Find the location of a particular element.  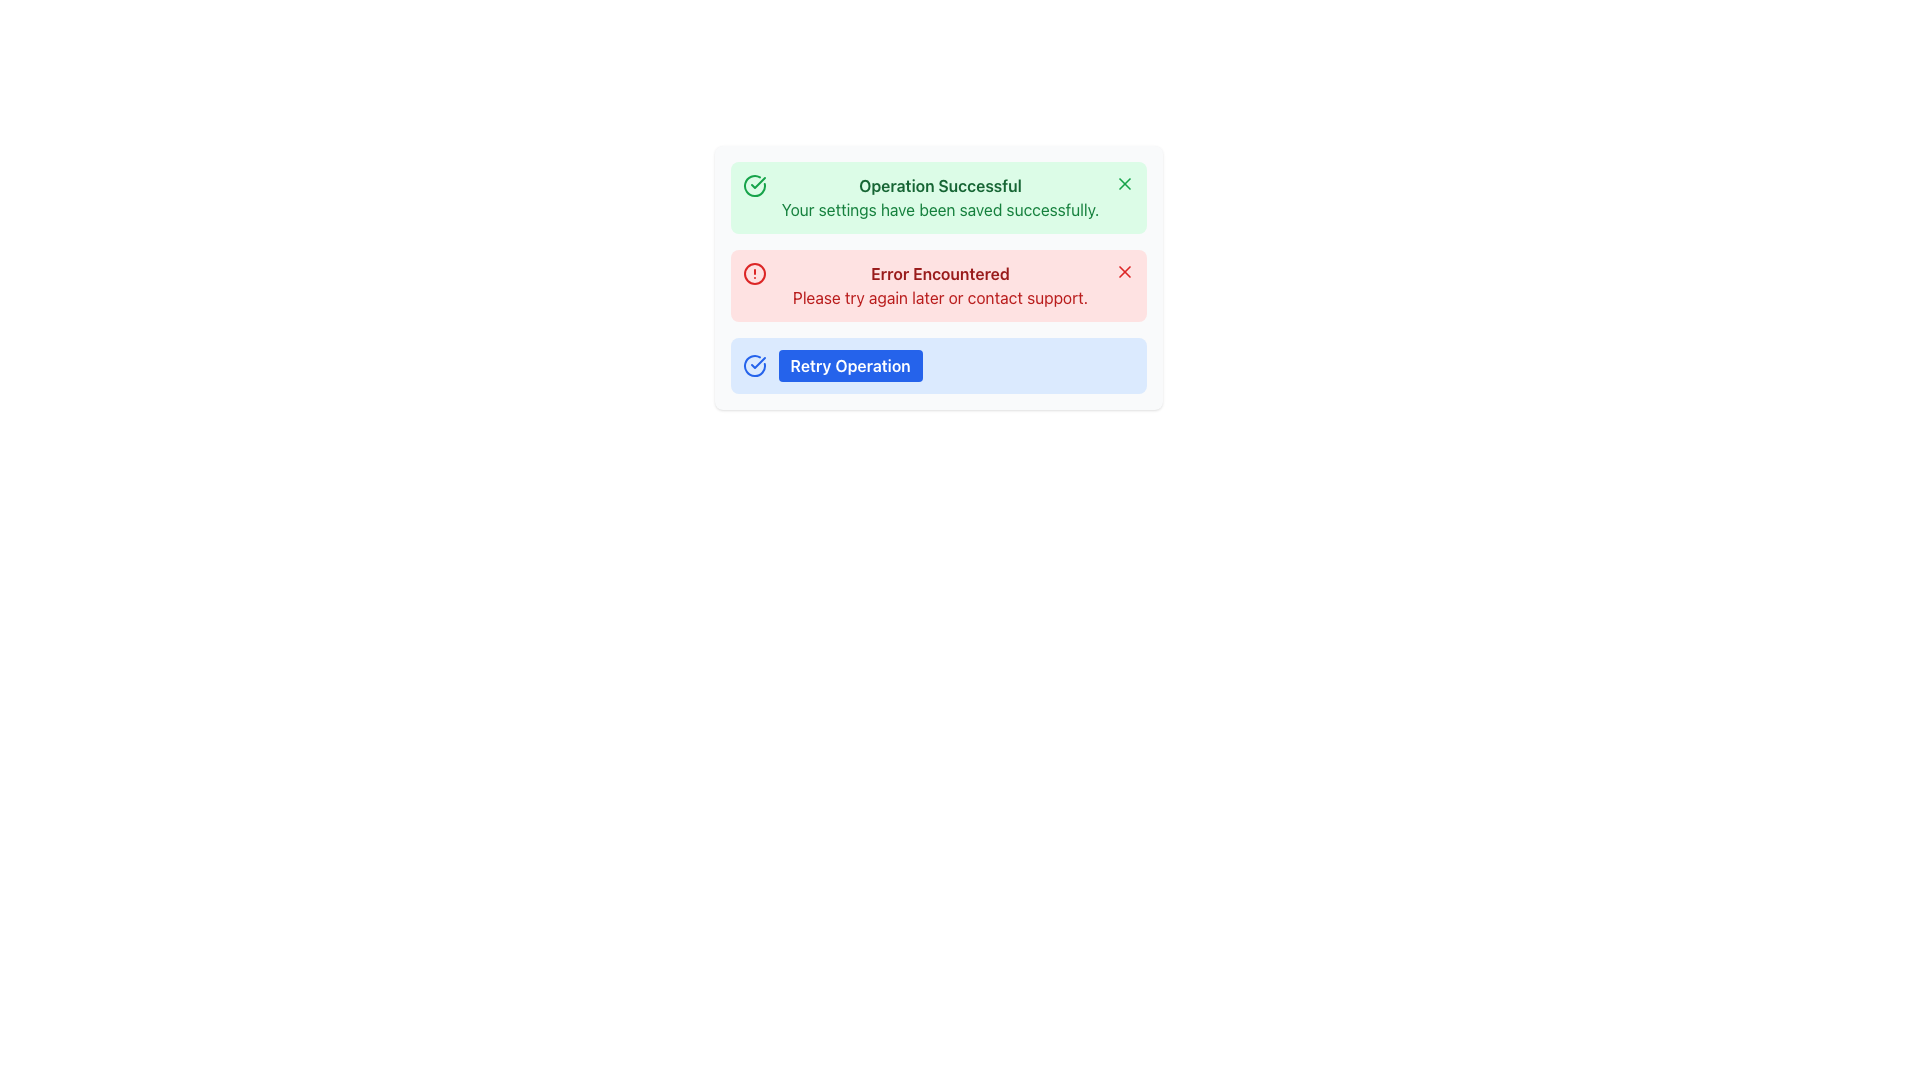

the checkmark element within the circular icon of the green notification bar labeled 'Operation Successful' is located at coordinates (757, 362).